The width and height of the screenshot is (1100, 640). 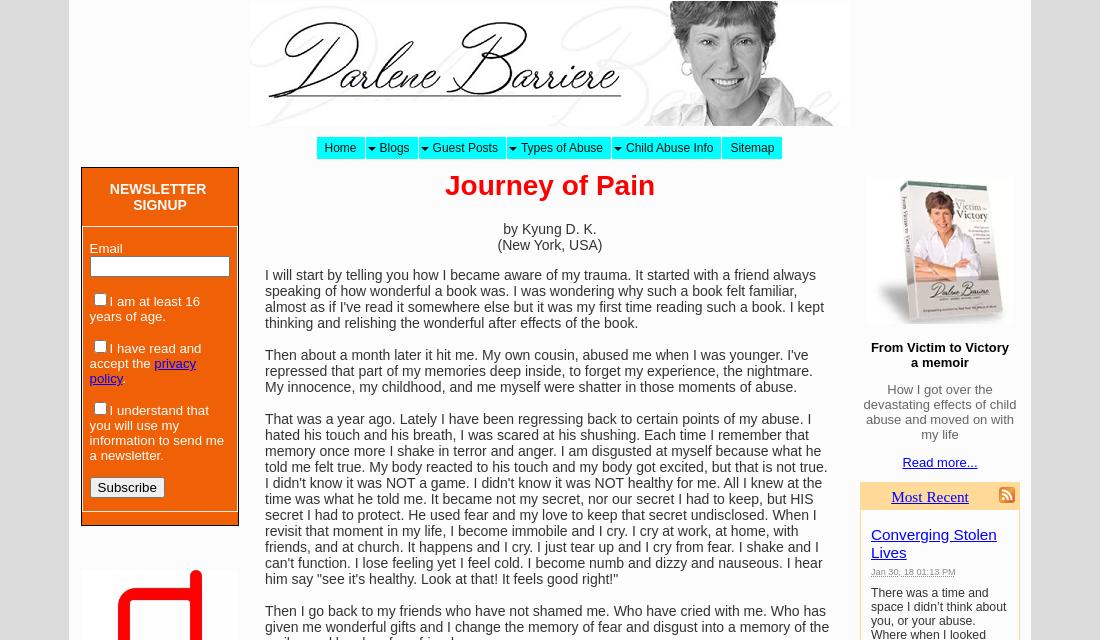 I want to click on 'Then about a month later it hit me. My own cousin, abused me when I was younger. I've repressed that part of my memories deep inside, to forget my experience, the nightmare. My innocence, my childhood, and me myself were shatter in those moments of abuse.', so click(x=538, y=369).